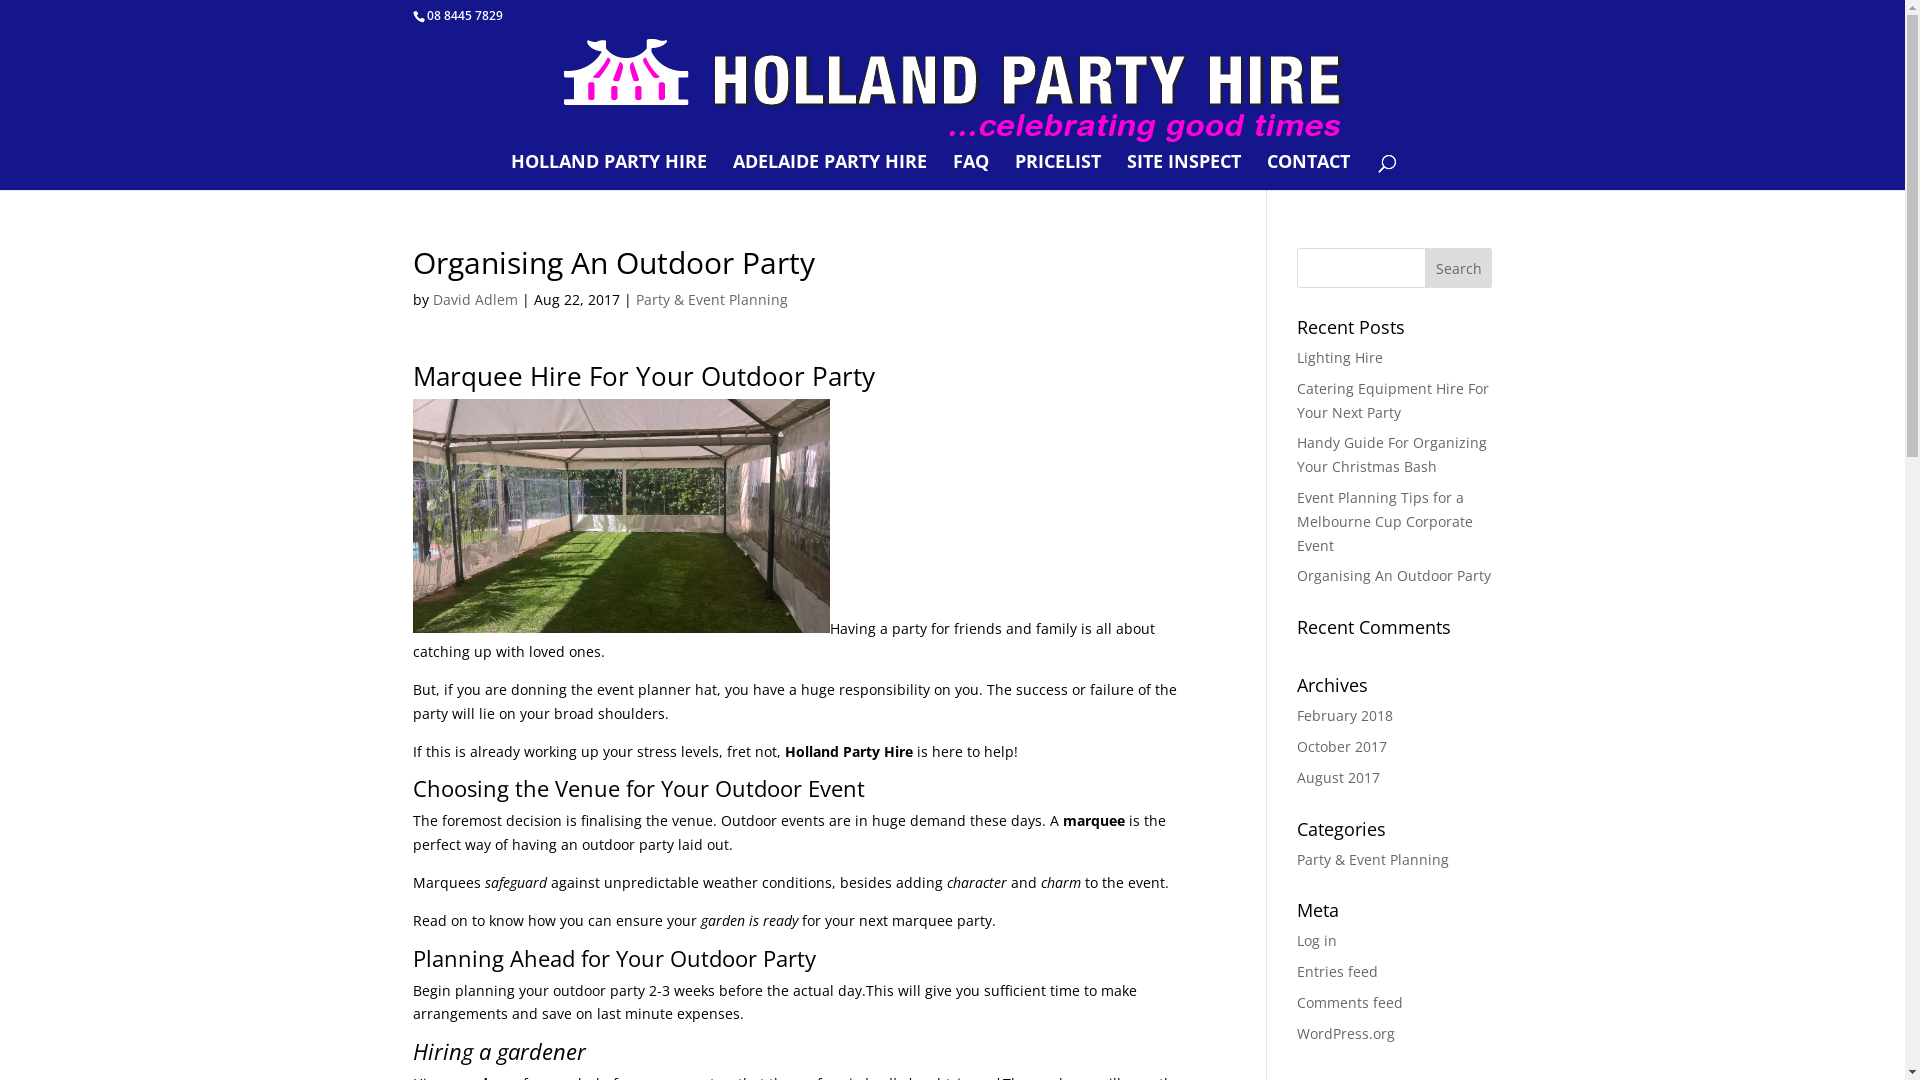  Describe the element at coordinates (1337, 970) in the screenshot. I see `'Entries feed'` at that location.